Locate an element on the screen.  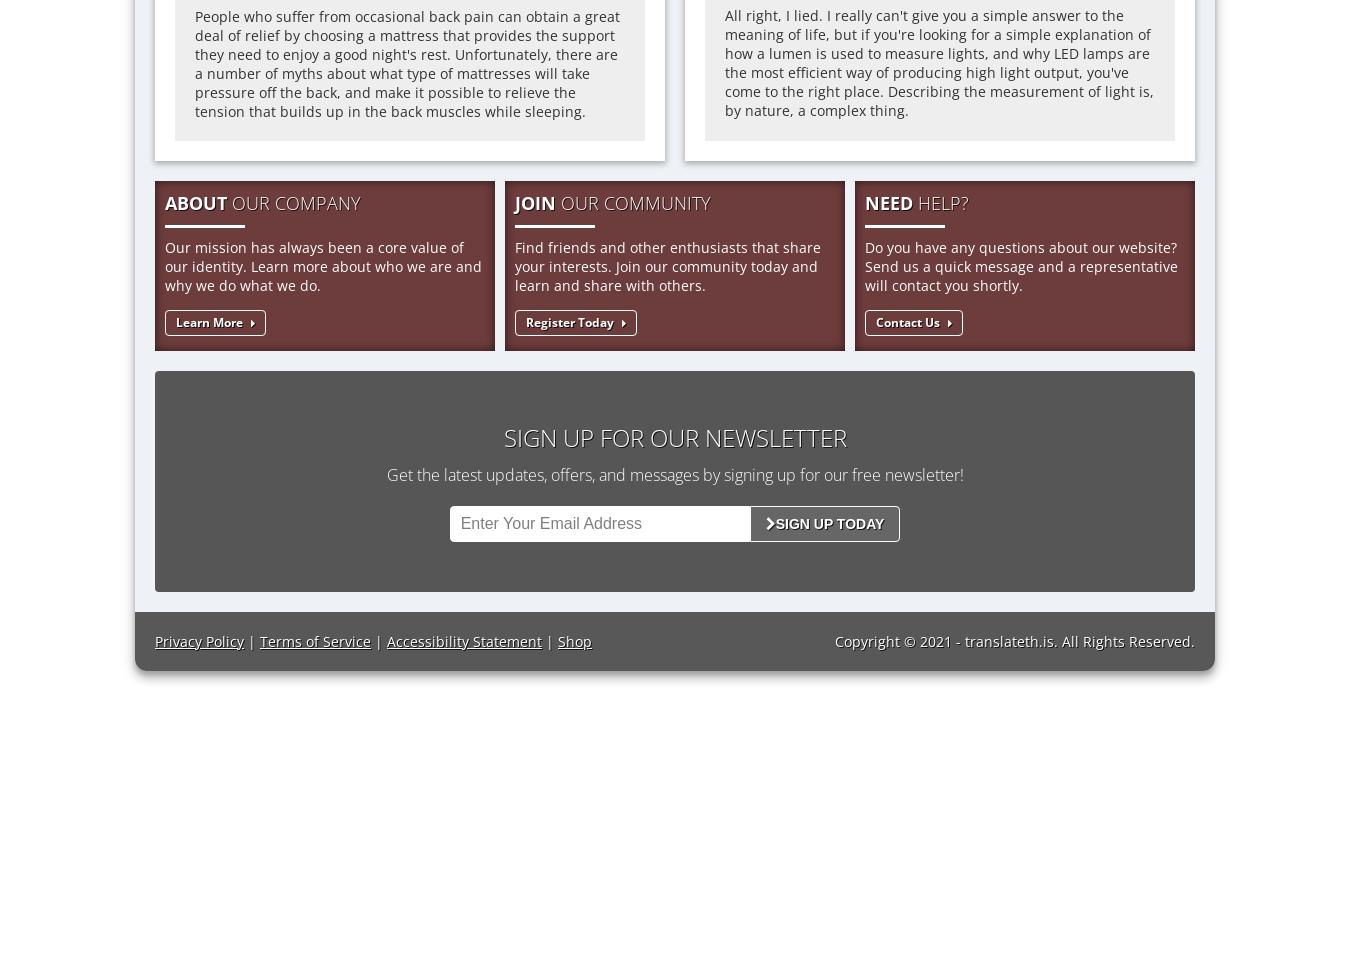
'Terms of Service' is located at coordinates (259, 640).